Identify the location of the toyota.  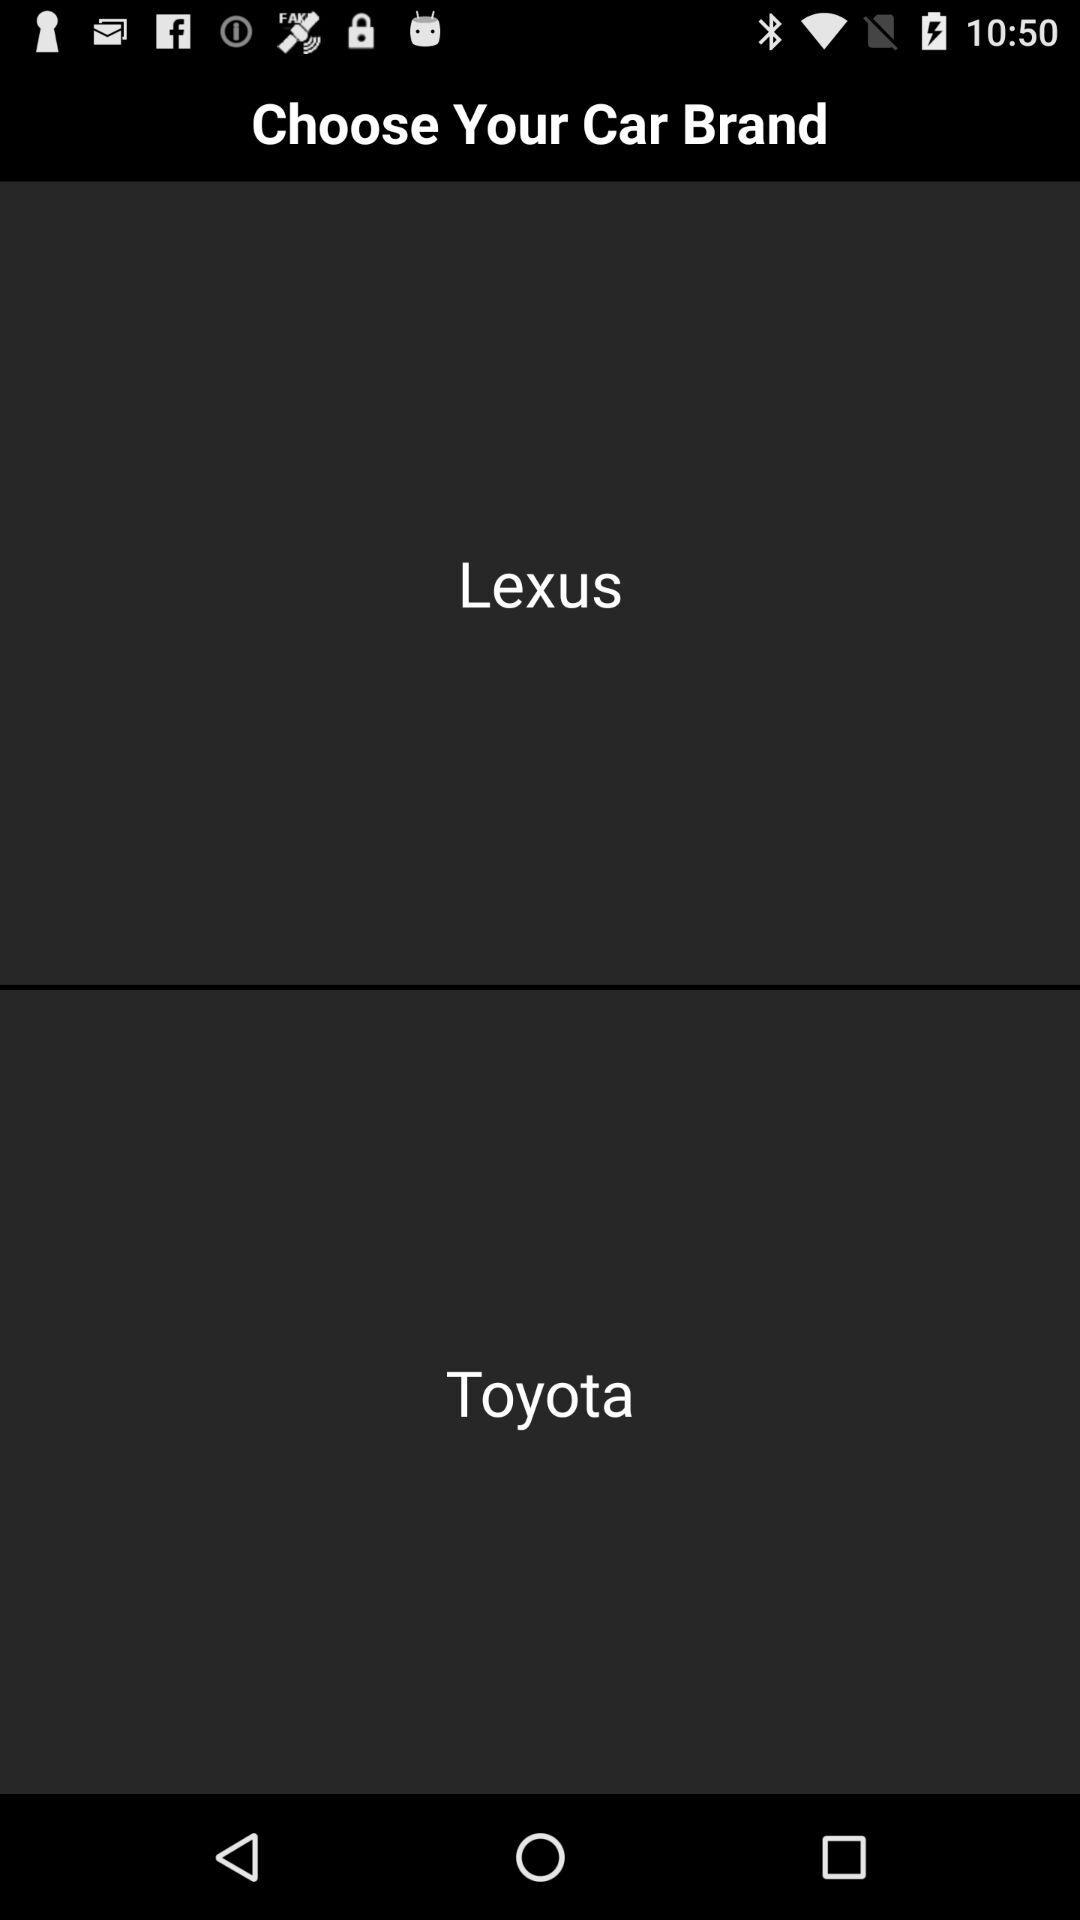
(540, 1391).